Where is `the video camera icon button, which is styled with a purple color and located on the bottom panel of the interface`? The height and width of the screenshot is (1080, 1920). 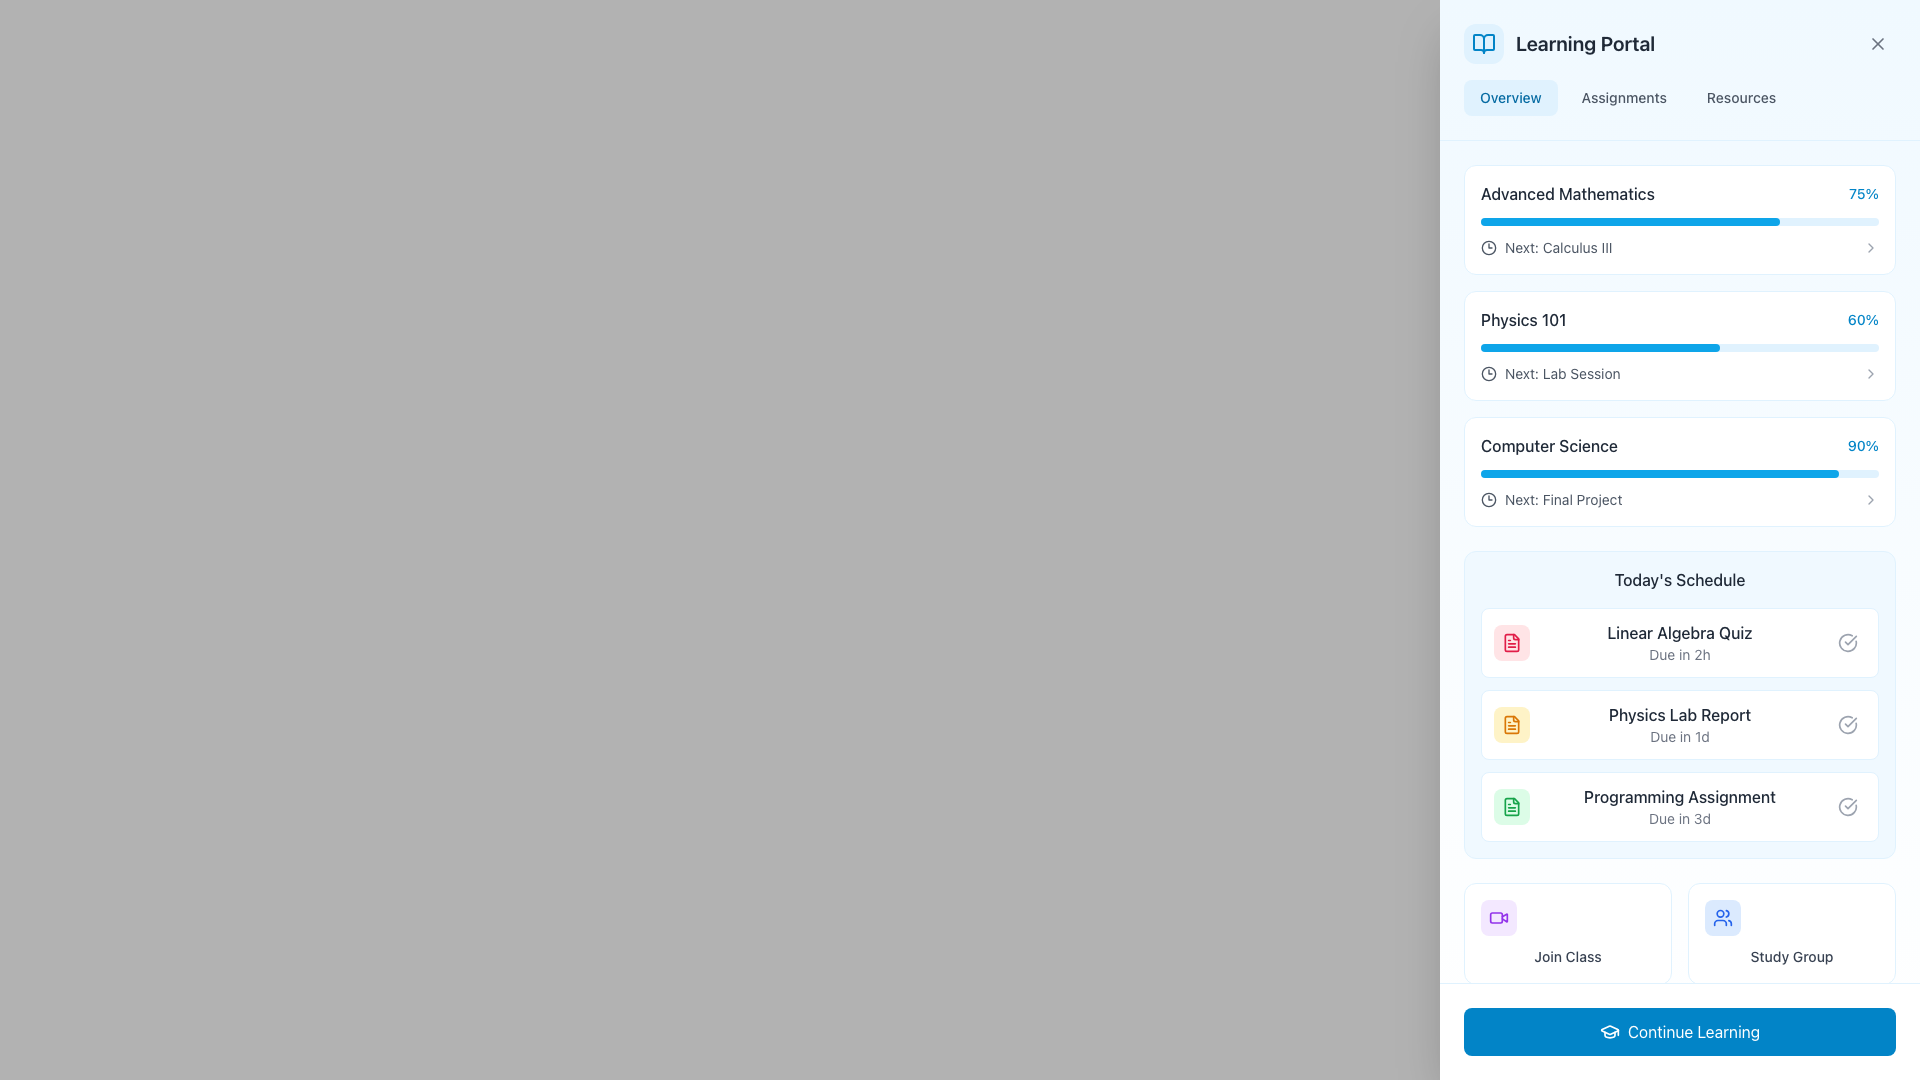
the video camera icon button, which is styled with a purple color and located on the bottom panel of the interface is located at coordinates (1498, 918).